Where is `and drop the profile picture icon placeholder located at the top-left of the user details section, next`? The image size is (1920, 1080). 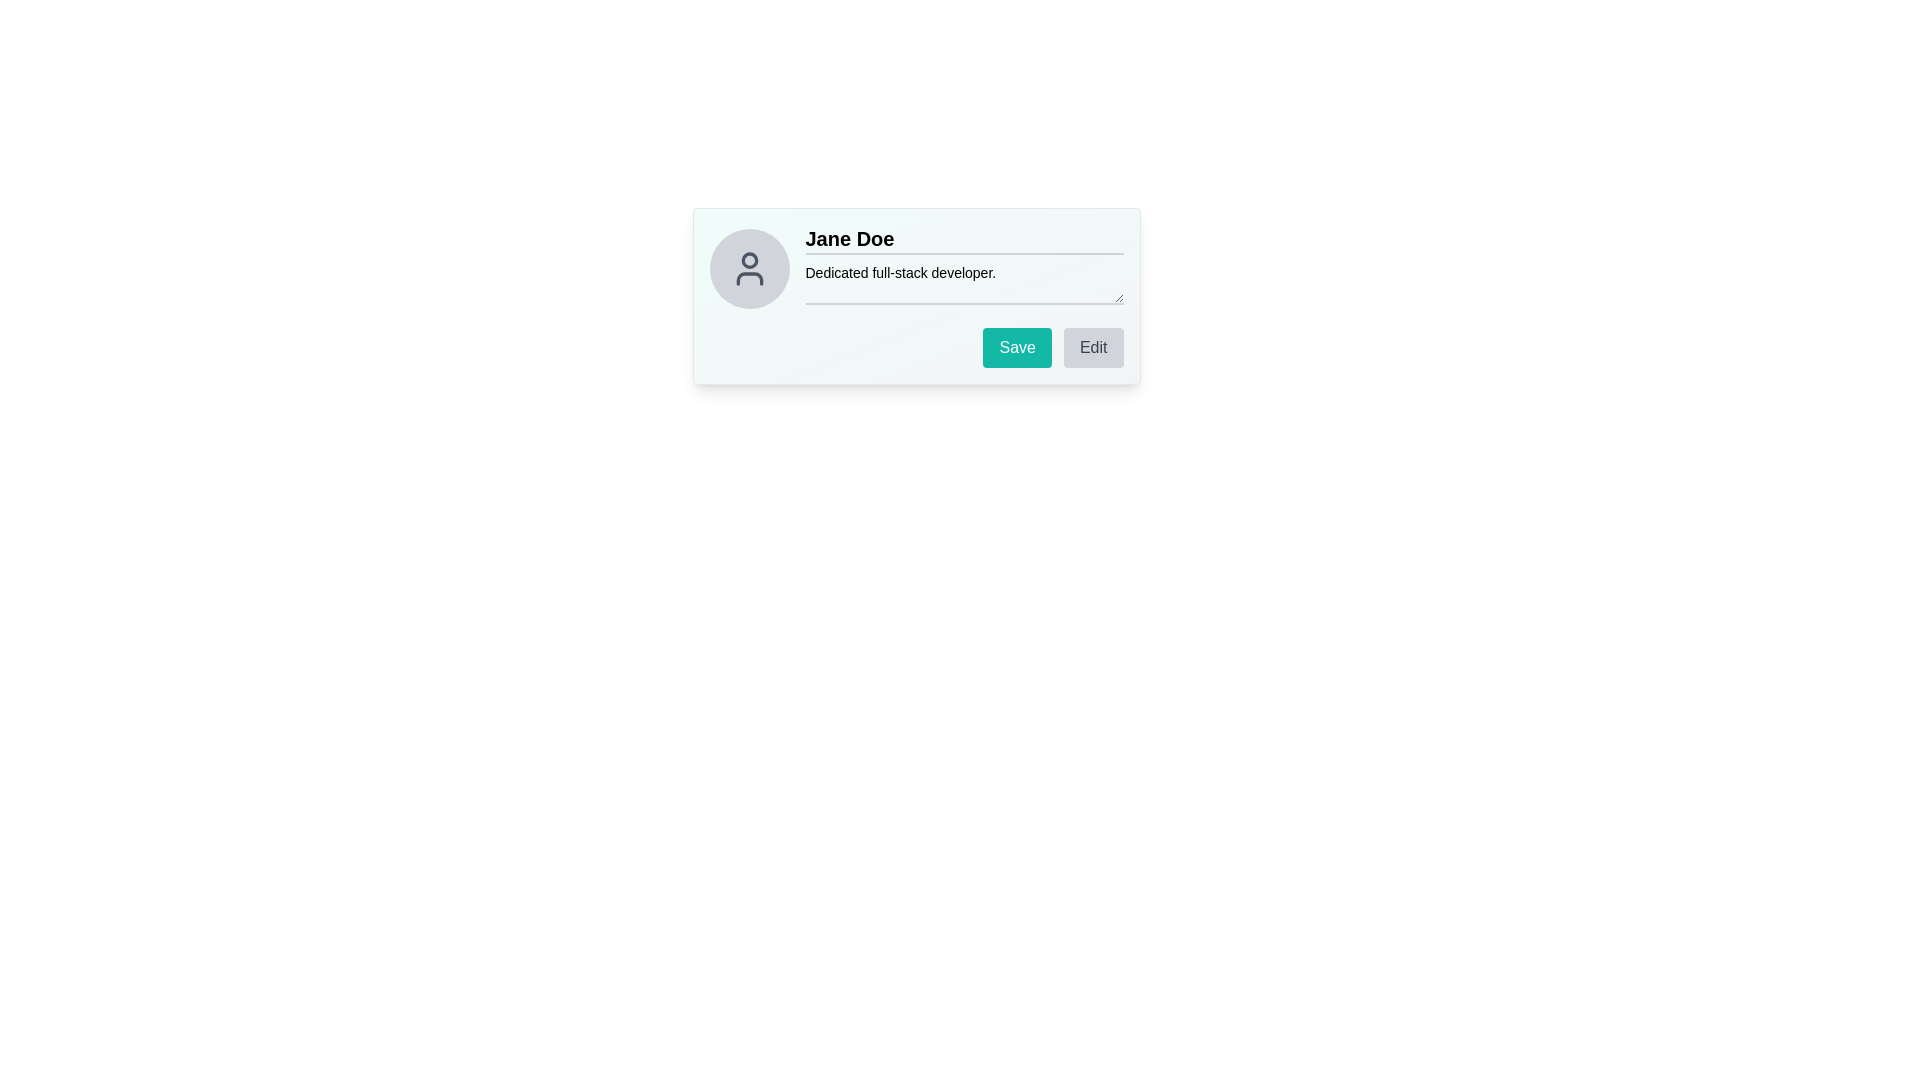
and drop the profile picture icon placeholder located at the top-left of the user details section, next is located at coordinates (748, 267).